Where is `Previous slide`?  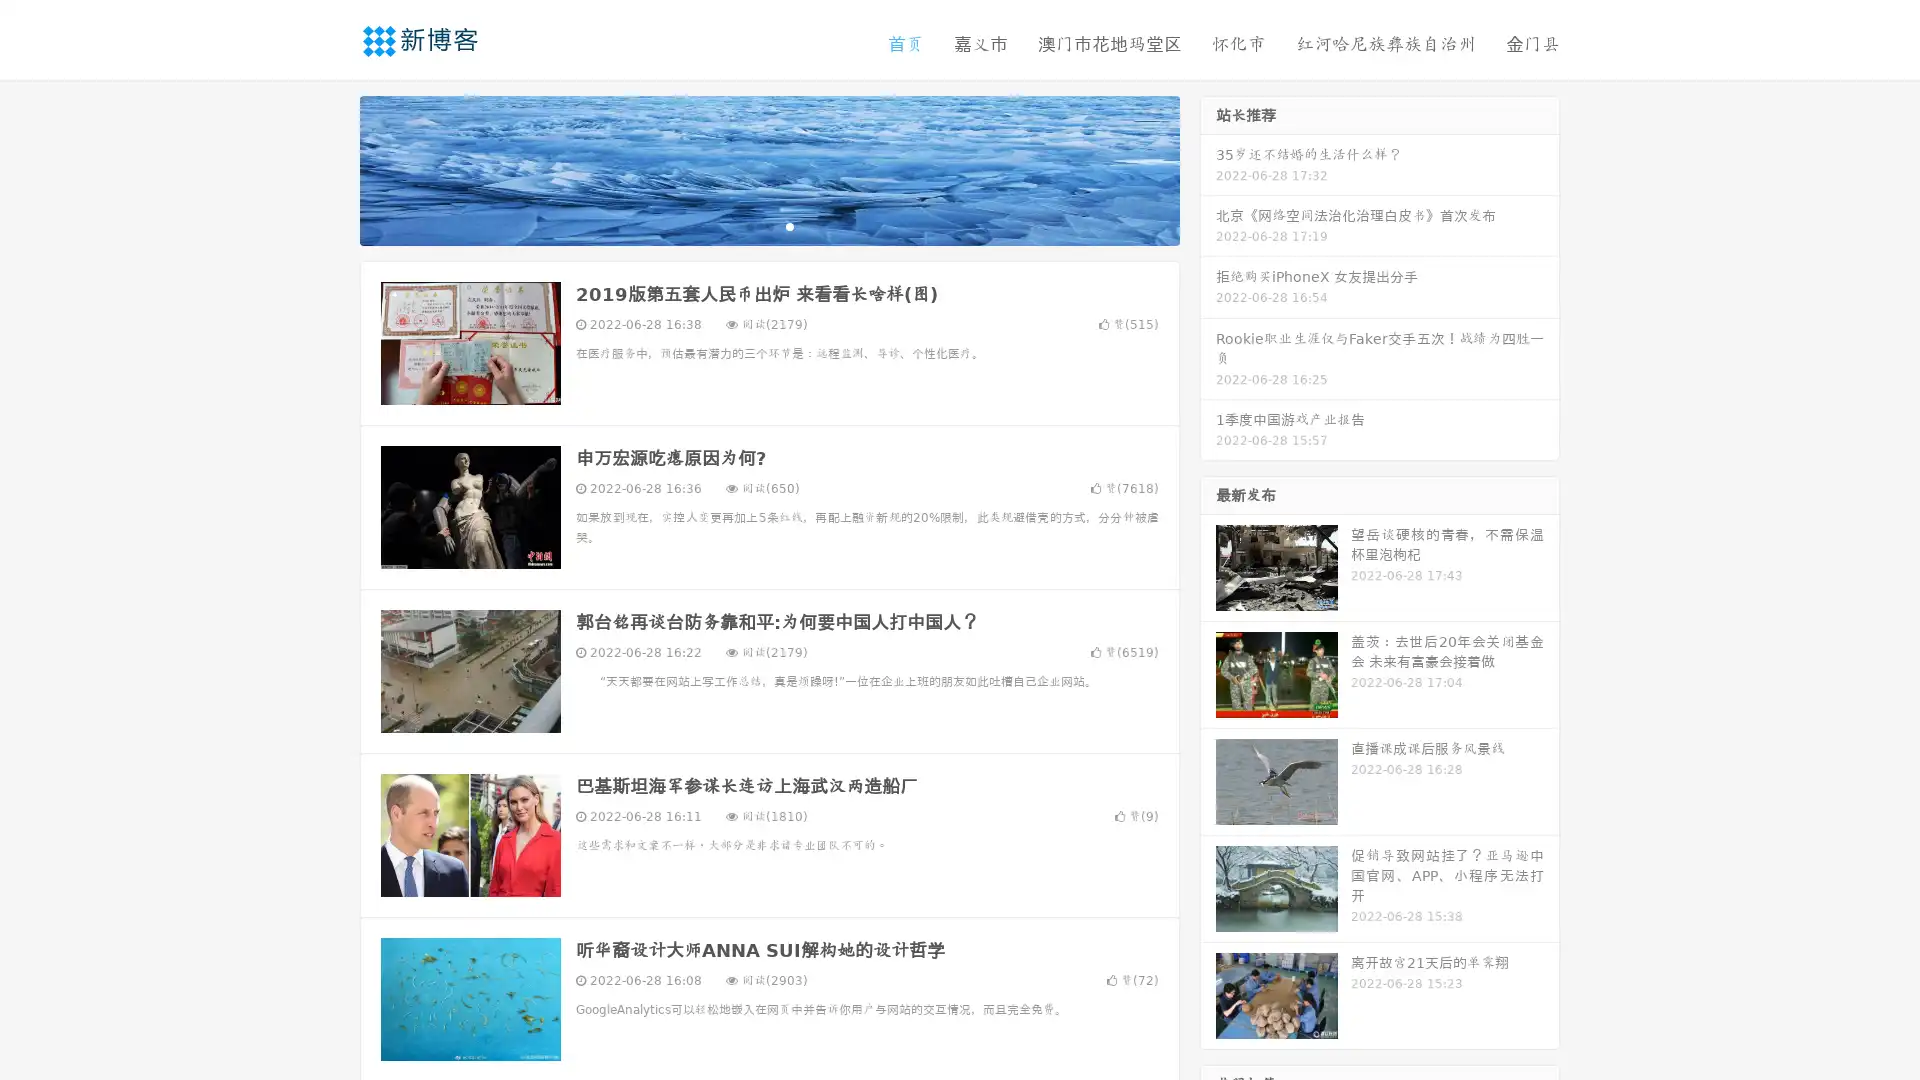 Previous slide is located at coordinates (330, 168).